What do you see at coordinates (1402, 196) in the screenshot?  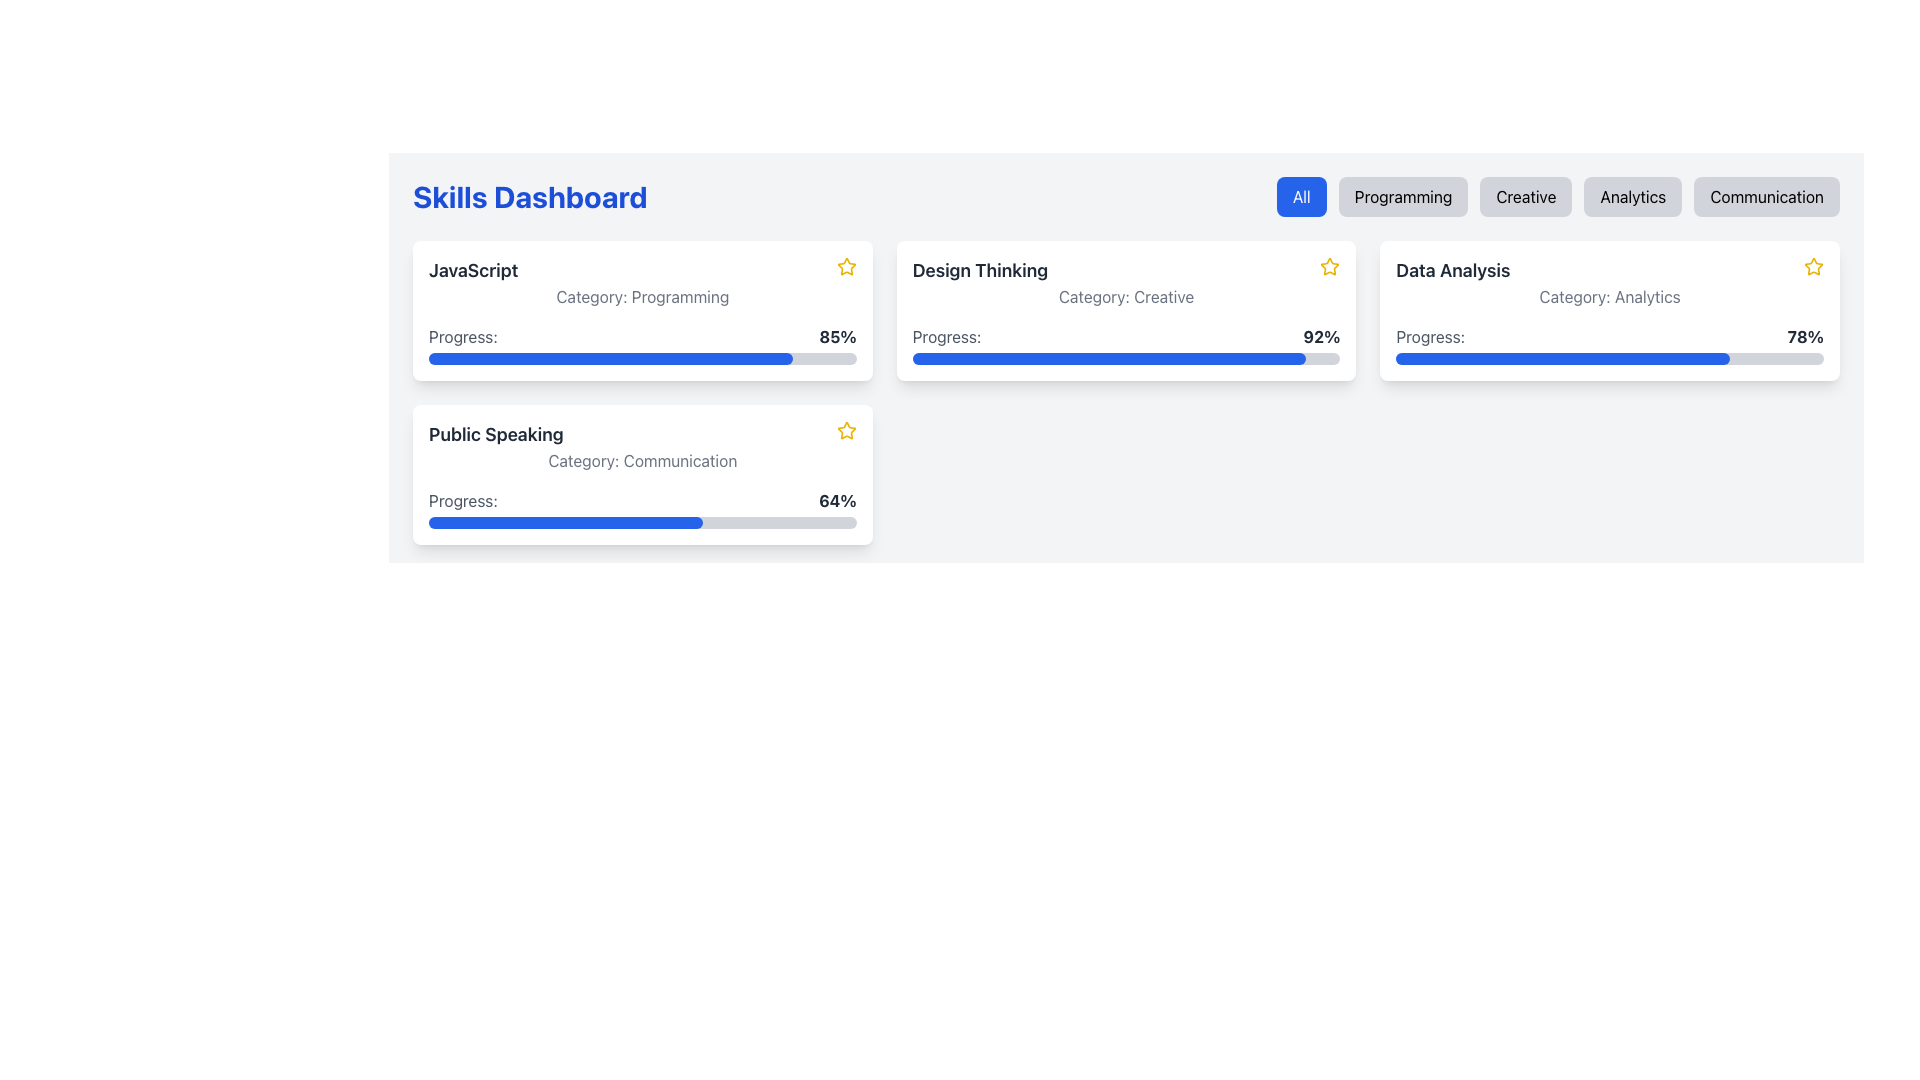 I see `the 'Programming' button, which is the second button from the left in a horizontal group of five buttons, to filter content` at bounding box center [1402, 196].